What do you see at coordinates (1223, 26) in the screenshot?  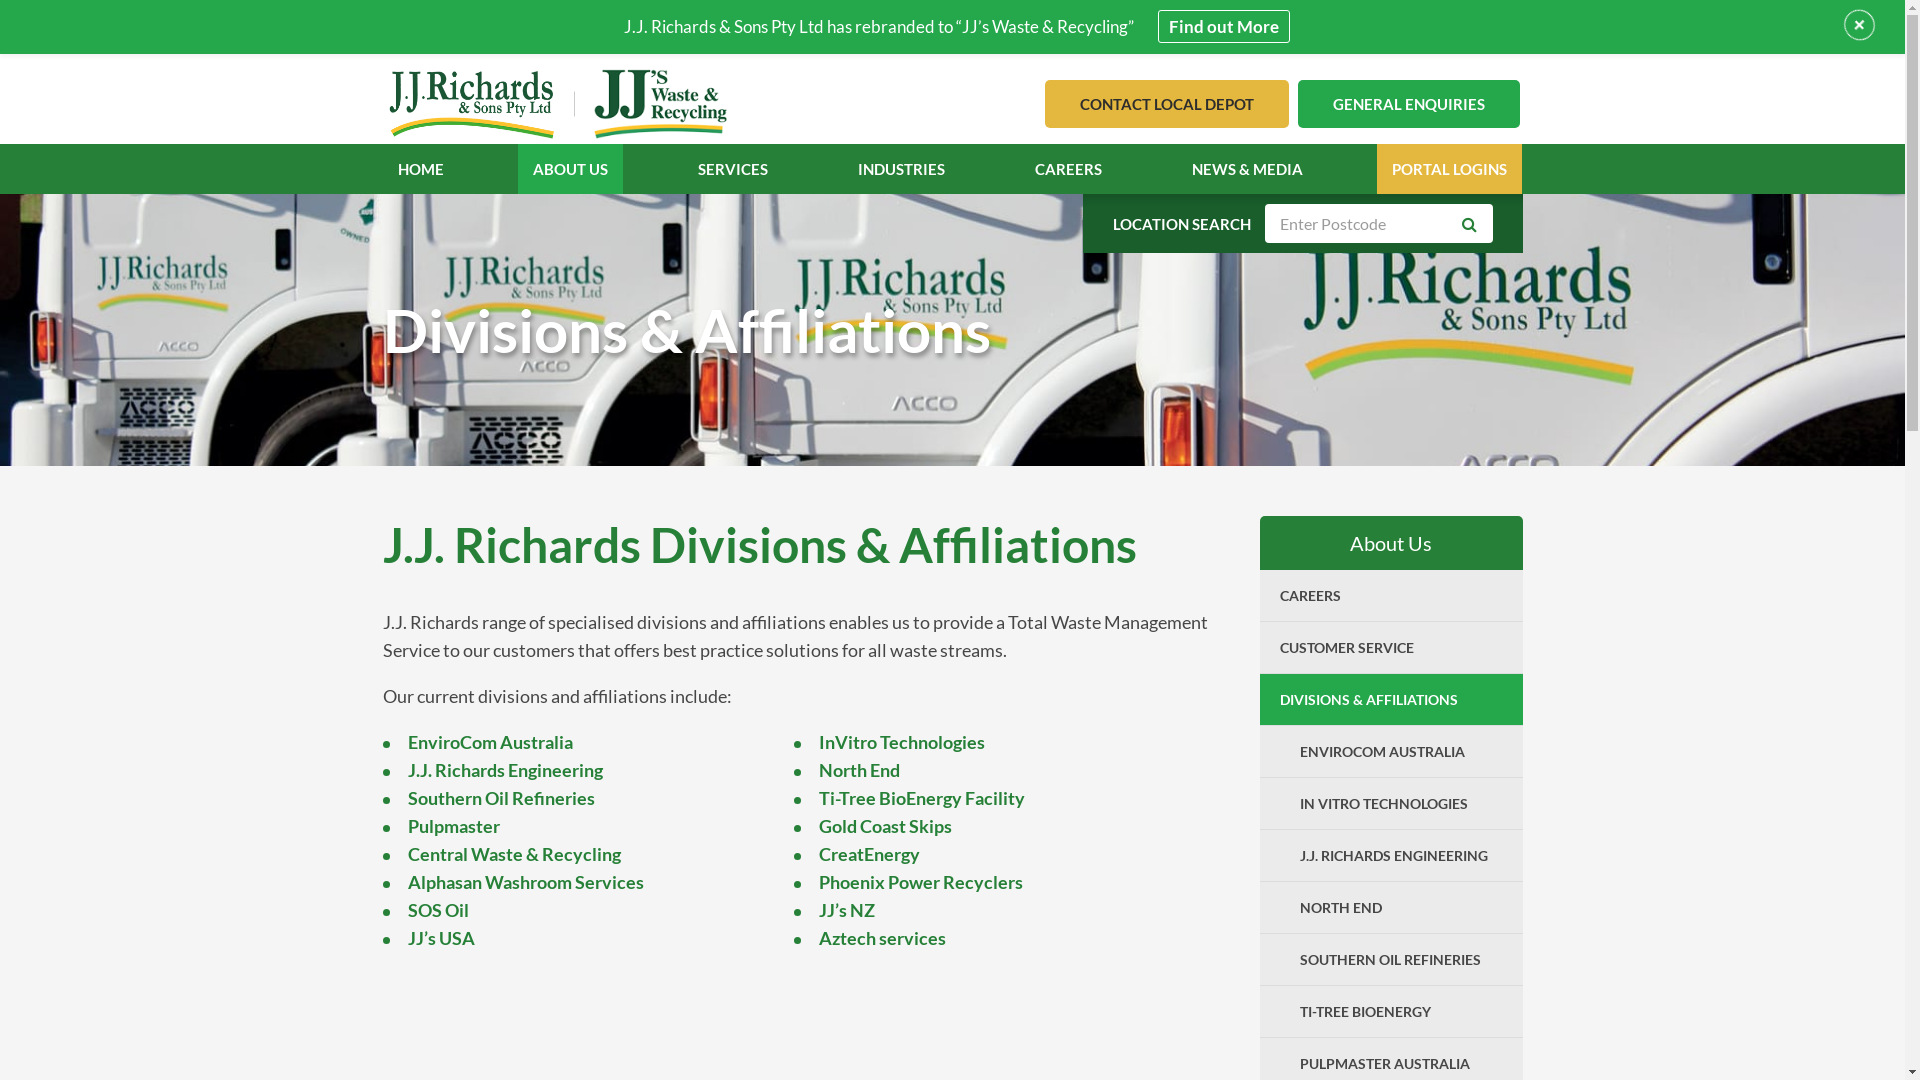 I see `'Find out More'` at bounding box center [1223, 26].